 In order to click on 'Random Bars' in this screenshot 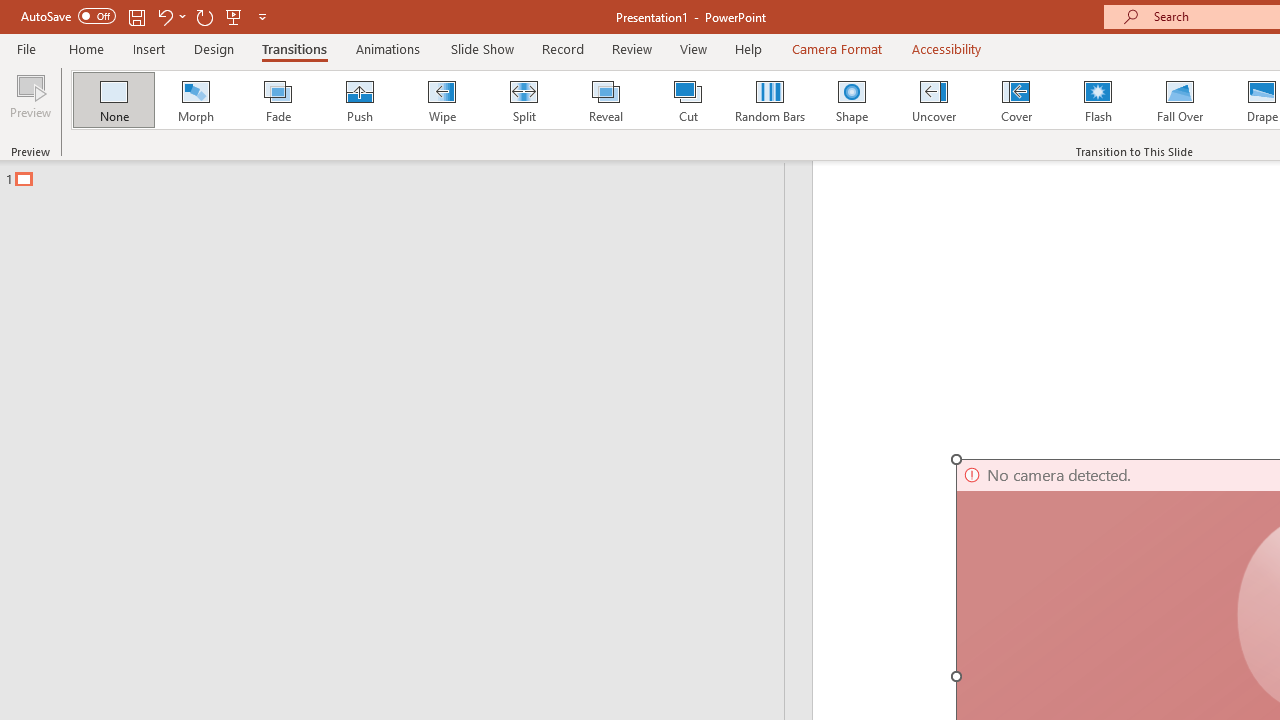, I will do `click(769, 100)`.